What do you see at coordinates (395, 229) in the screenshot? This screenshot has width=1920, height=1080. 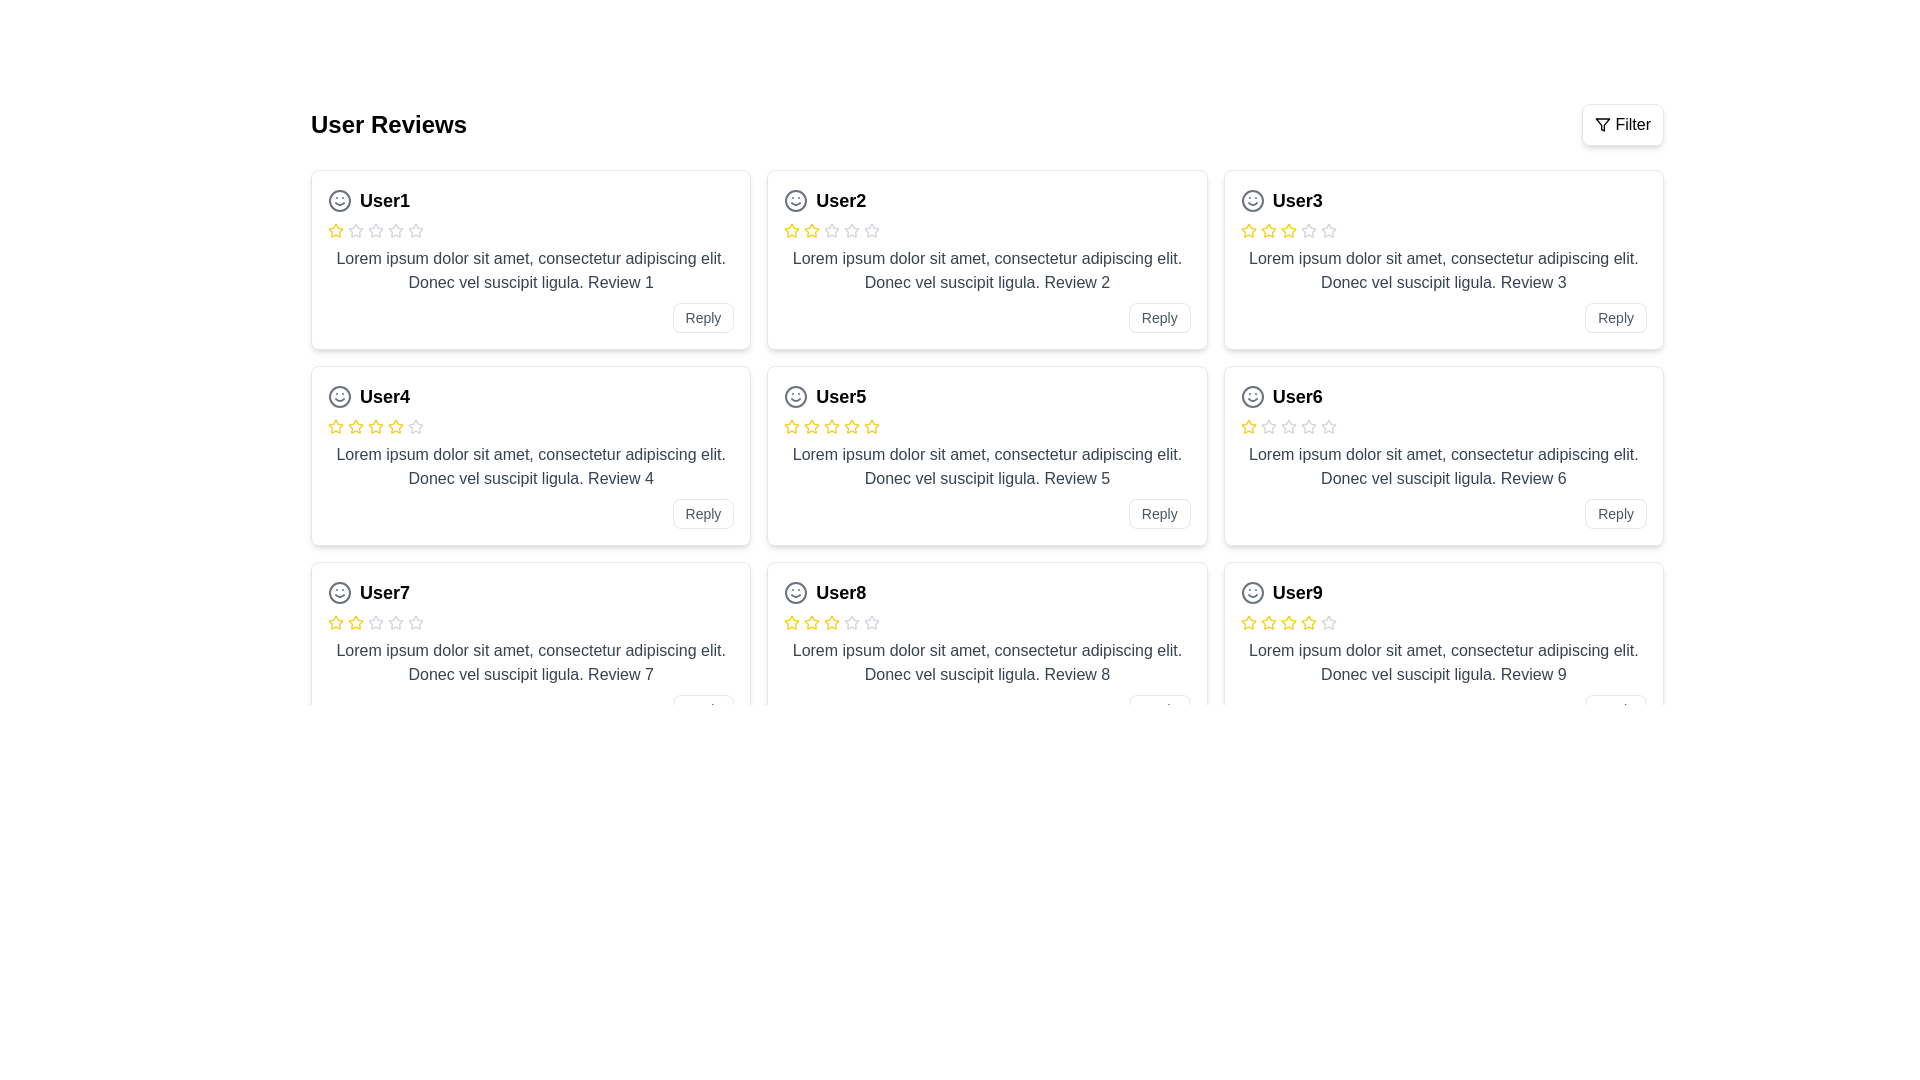 I see `the third star icon in the rating row of User1's review card` at bounding box center [395, 229].